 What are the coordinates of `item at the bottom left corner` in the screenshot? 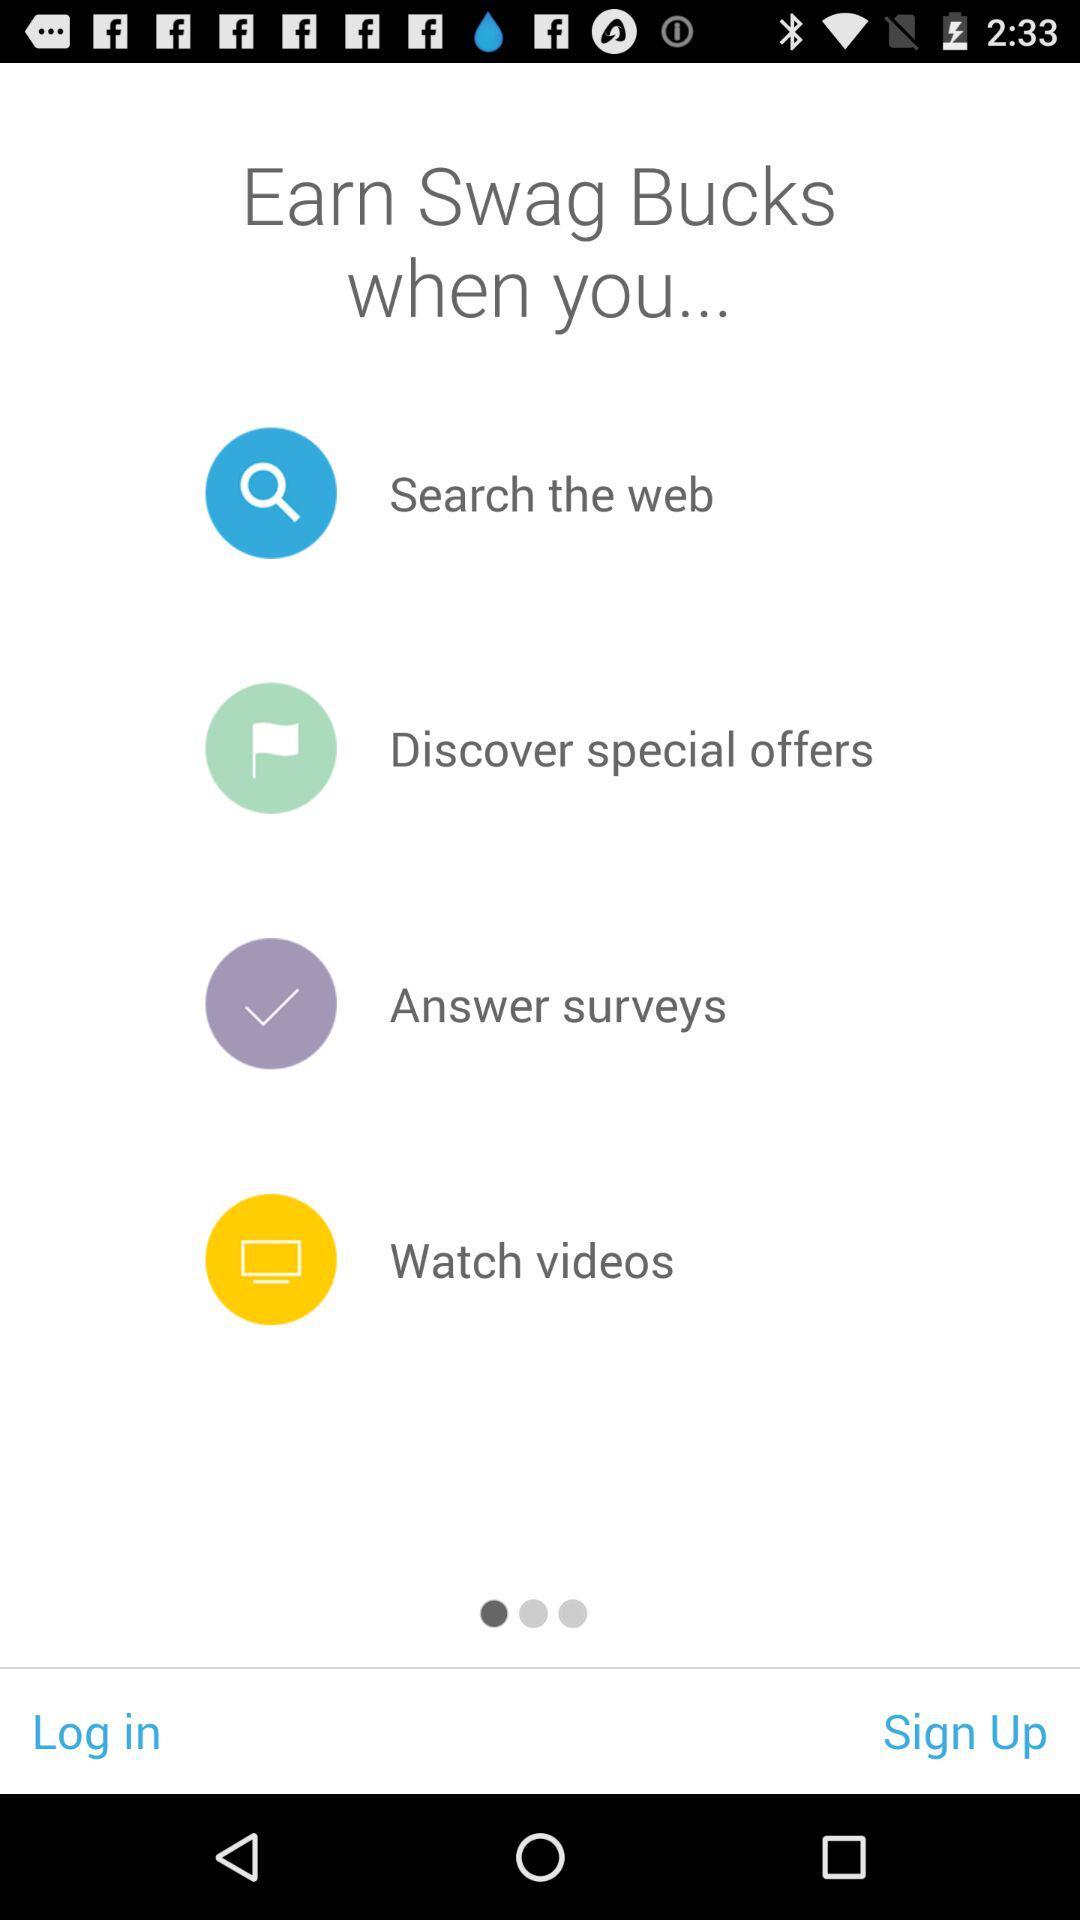 It's located at (96, 1729).